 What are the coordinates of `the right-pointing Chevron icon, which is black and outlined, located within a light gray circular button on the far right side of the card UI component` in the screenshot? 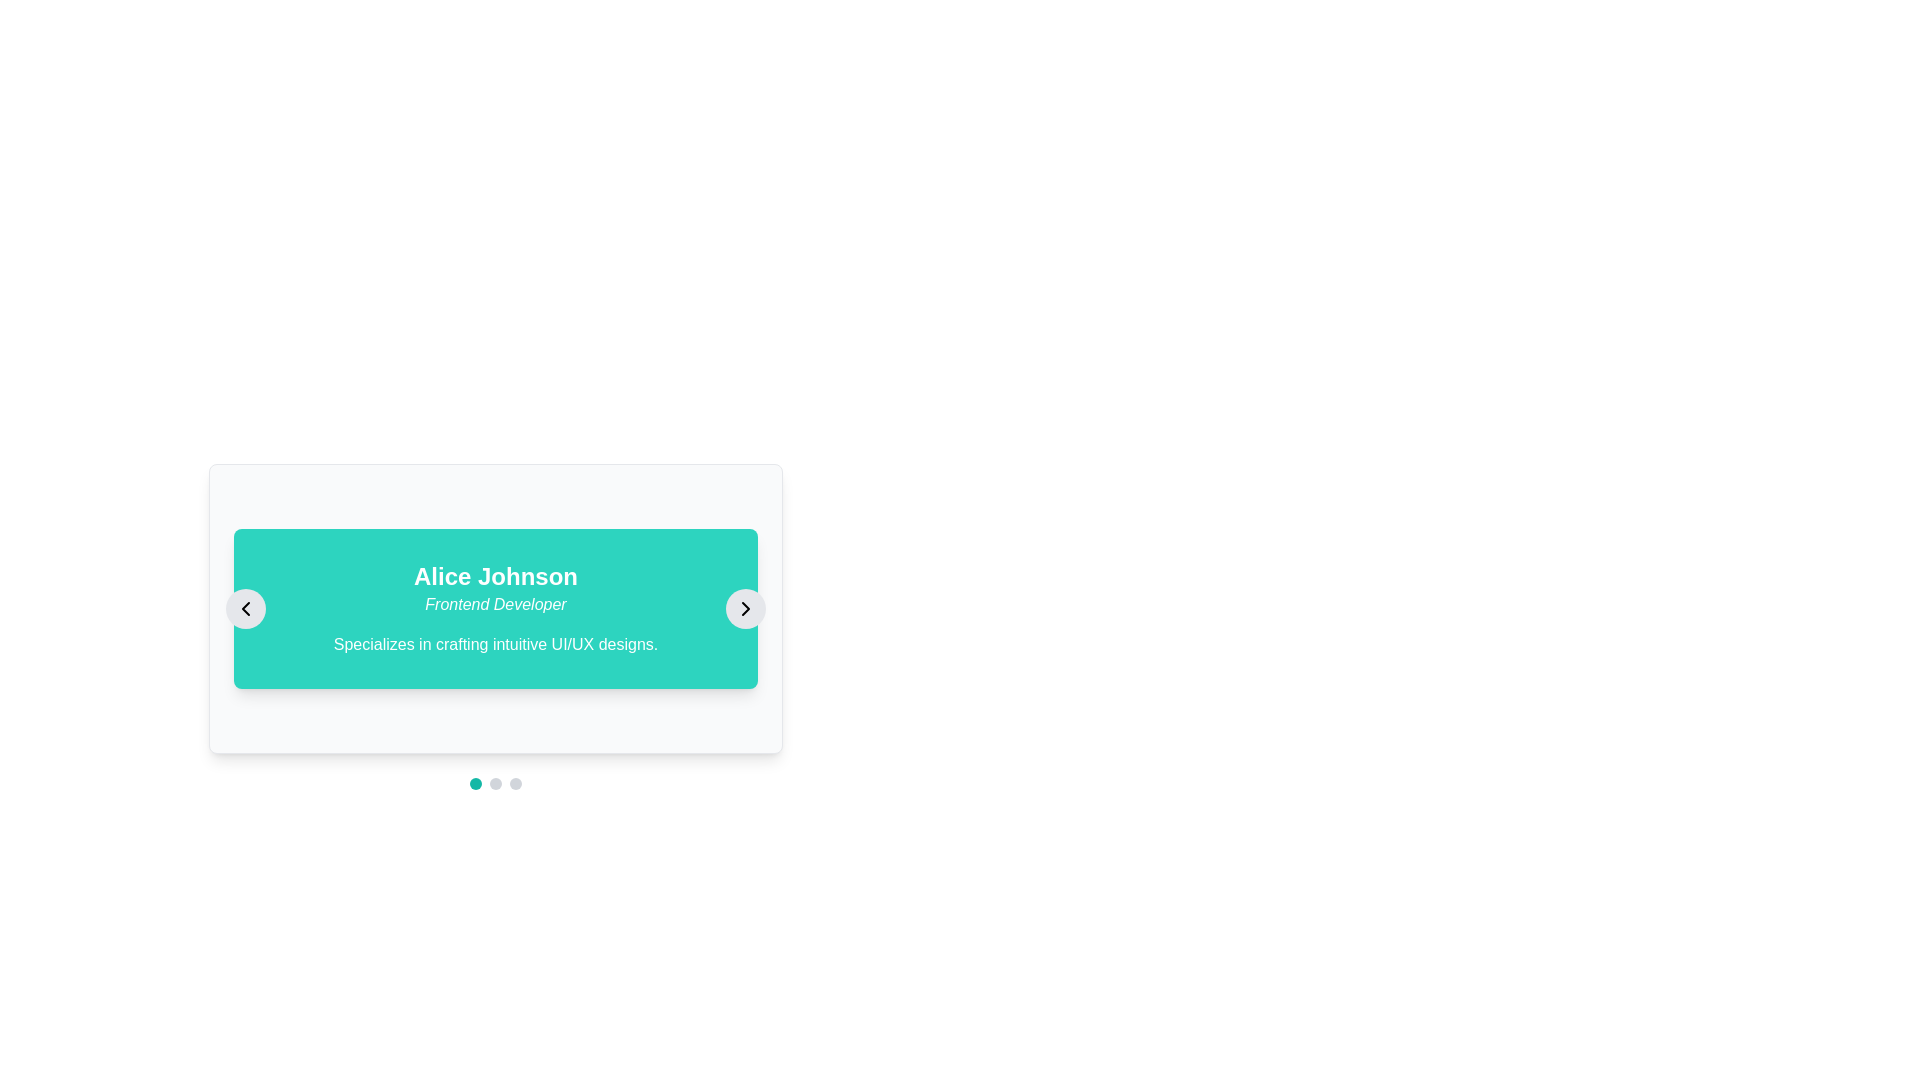 It's located at (744, 608).